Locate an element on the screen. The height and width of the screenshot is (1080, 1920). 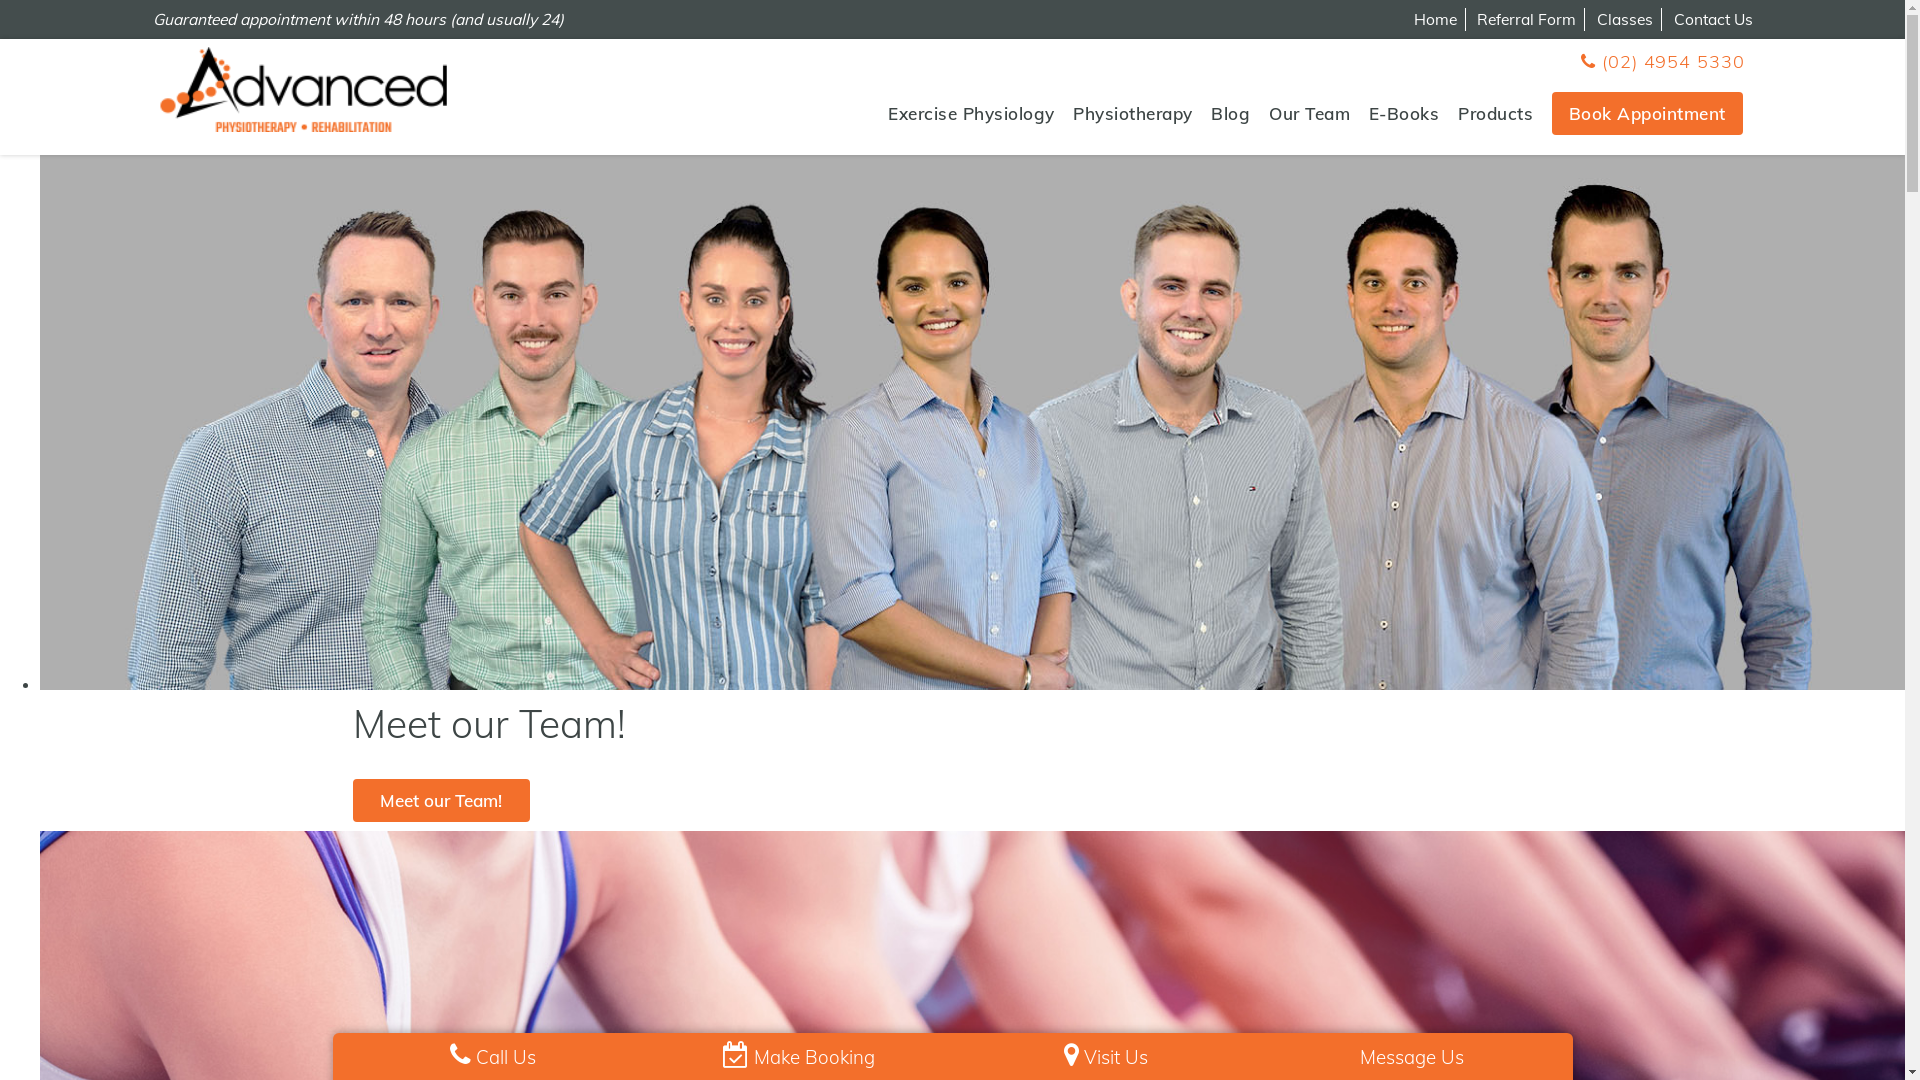
'Classes' is located at coordinates (1596, 19).